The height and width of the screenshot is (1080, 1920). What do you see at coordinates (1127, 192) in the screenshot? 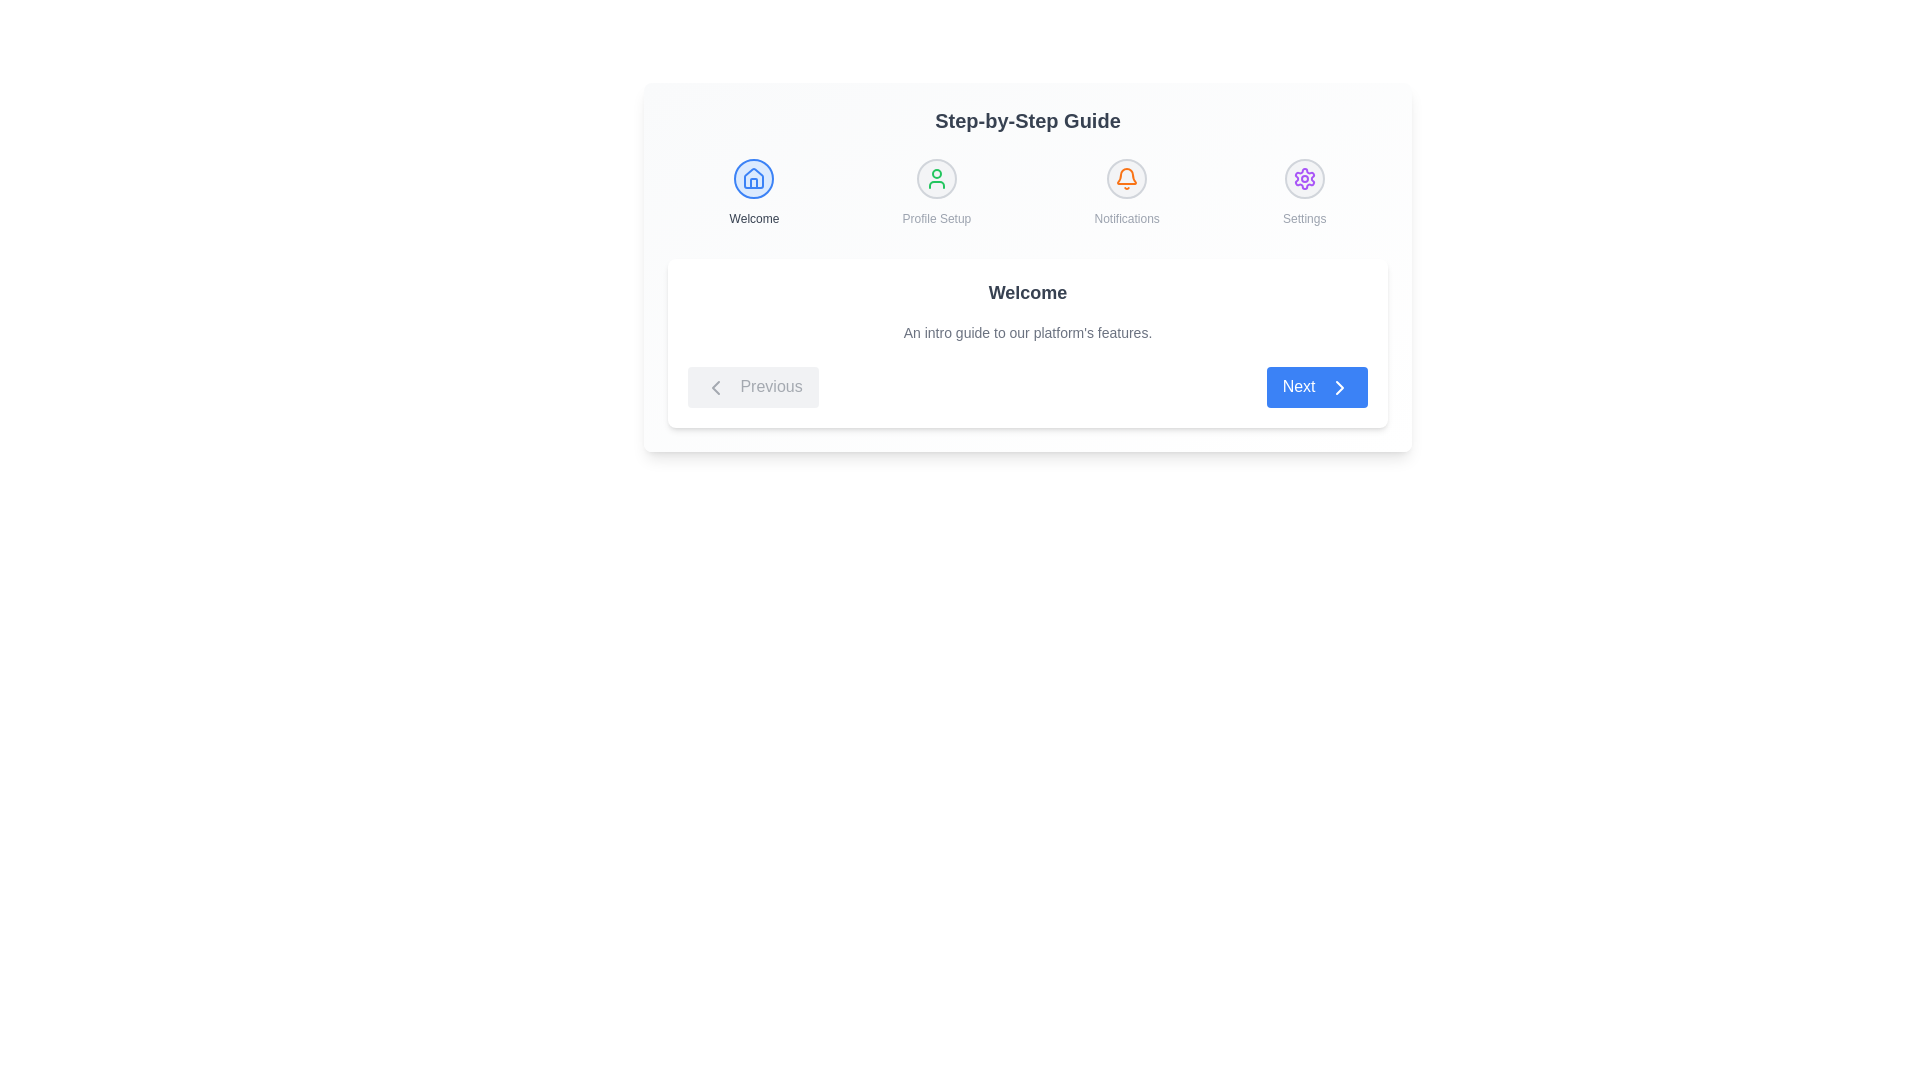
I see `the 'Notifications' icon, which is a circular element with a bell-shaped icon in orange and a small gray label below it` at bounding box center [1127, 192].